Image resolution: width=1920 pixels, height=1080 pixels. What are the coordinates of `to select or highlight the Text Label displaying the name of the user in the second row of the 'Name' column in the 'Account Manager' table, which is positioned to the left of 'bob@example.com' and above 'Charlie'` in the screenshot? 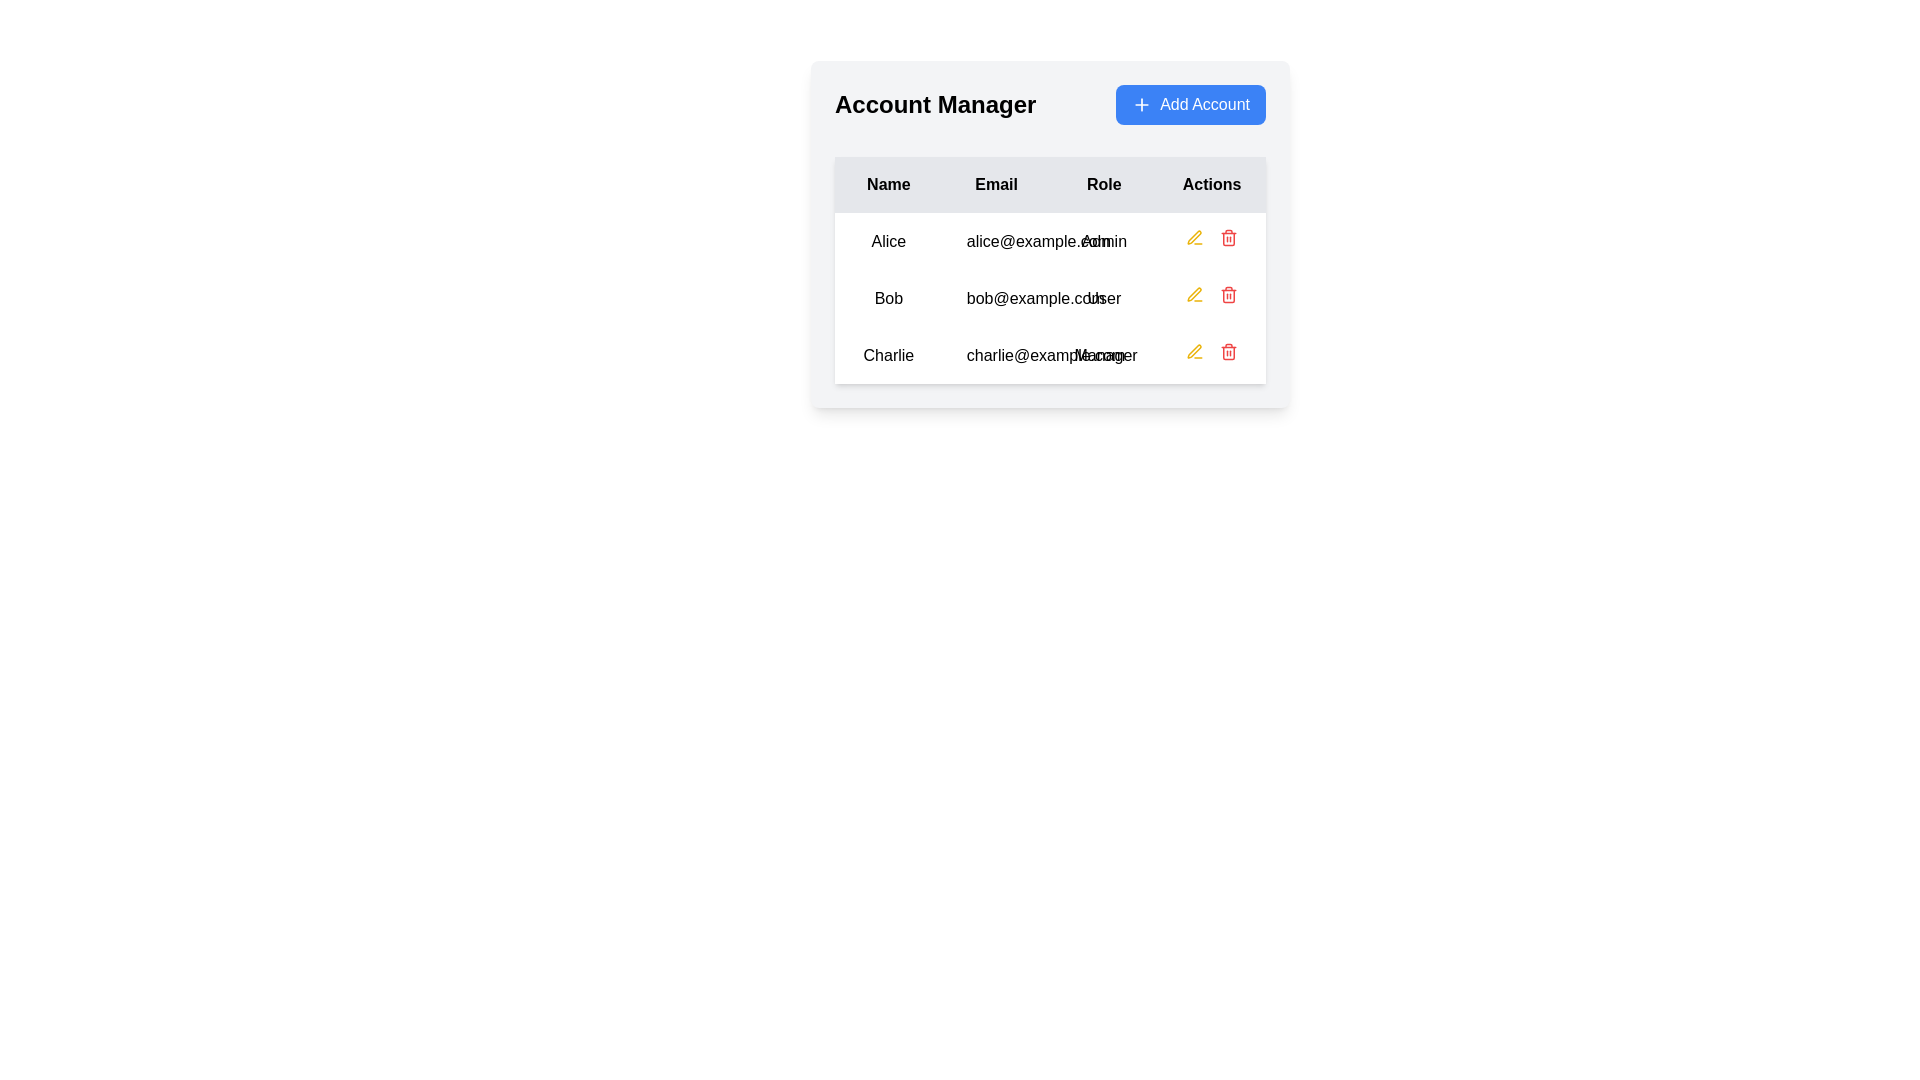 It's located at (887, 298).